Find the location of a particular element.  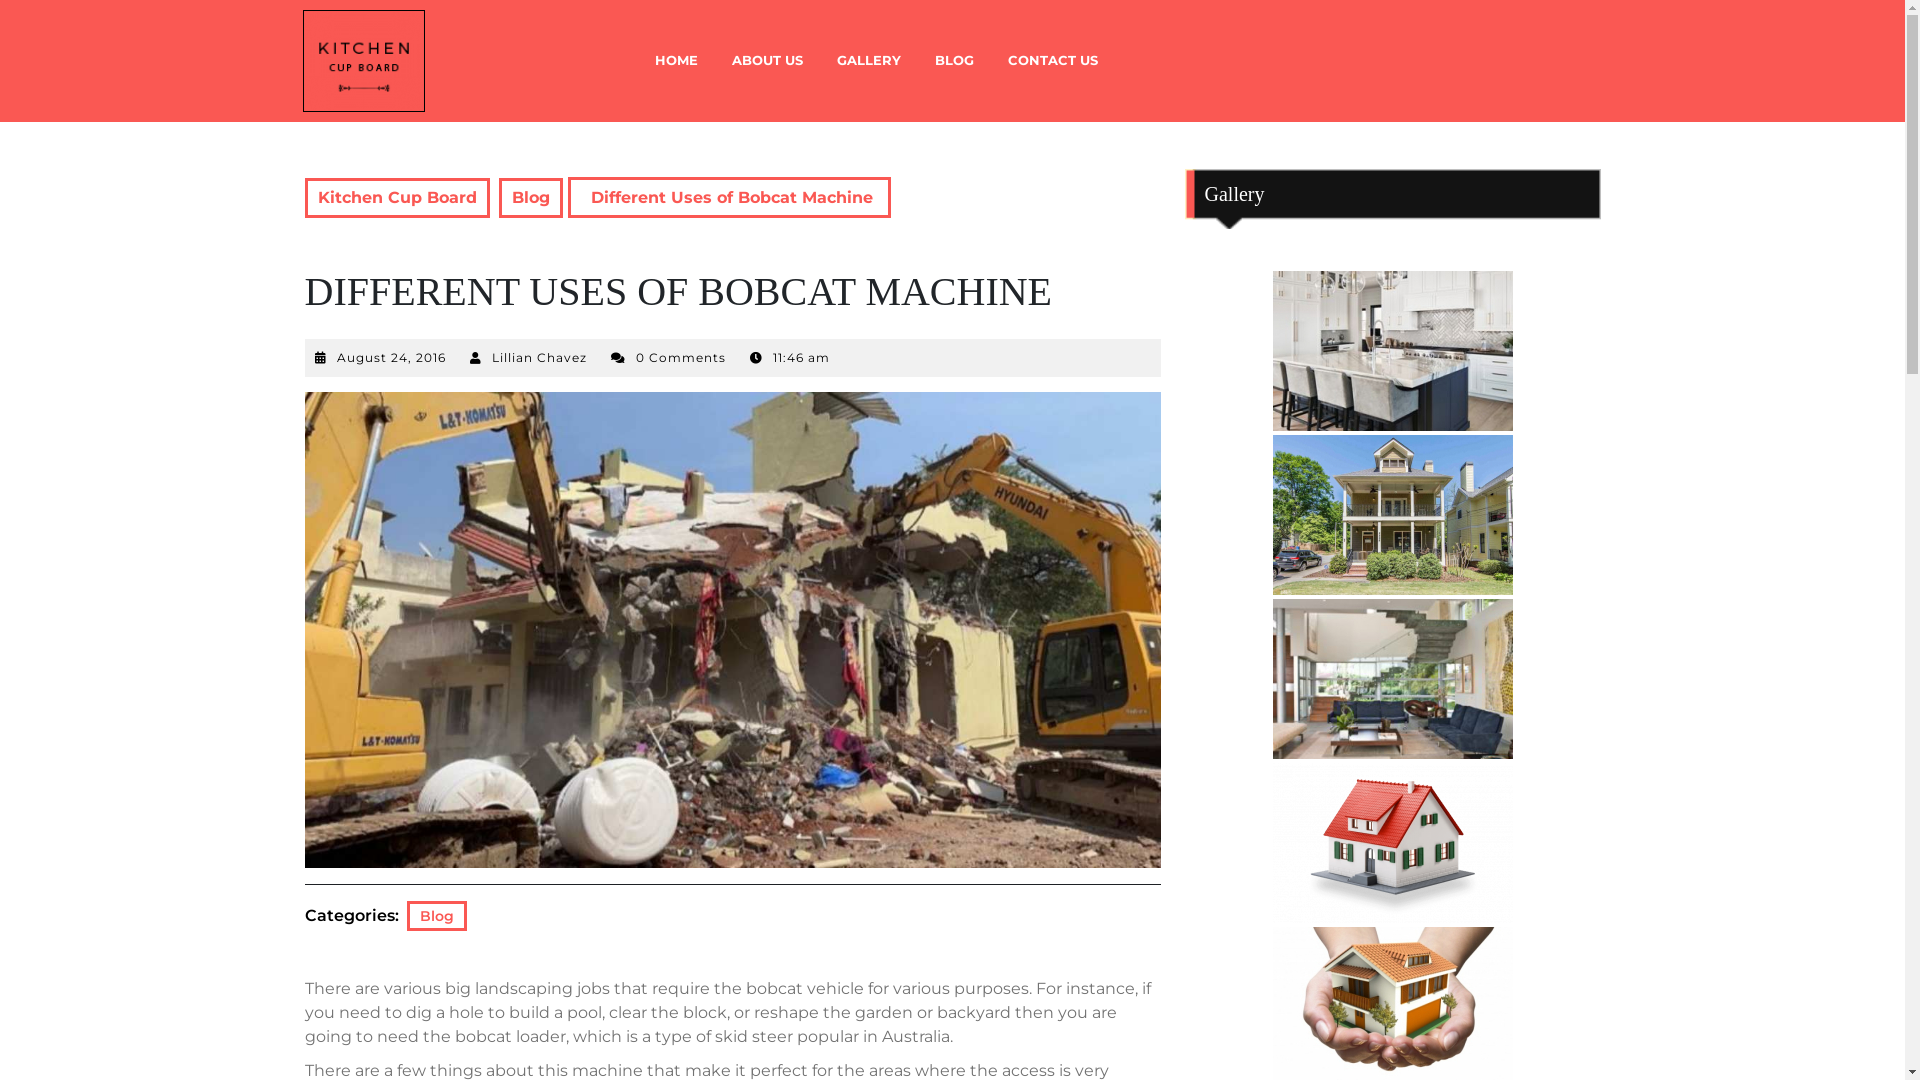

'BLOG' is located at coordinates (953, 60).